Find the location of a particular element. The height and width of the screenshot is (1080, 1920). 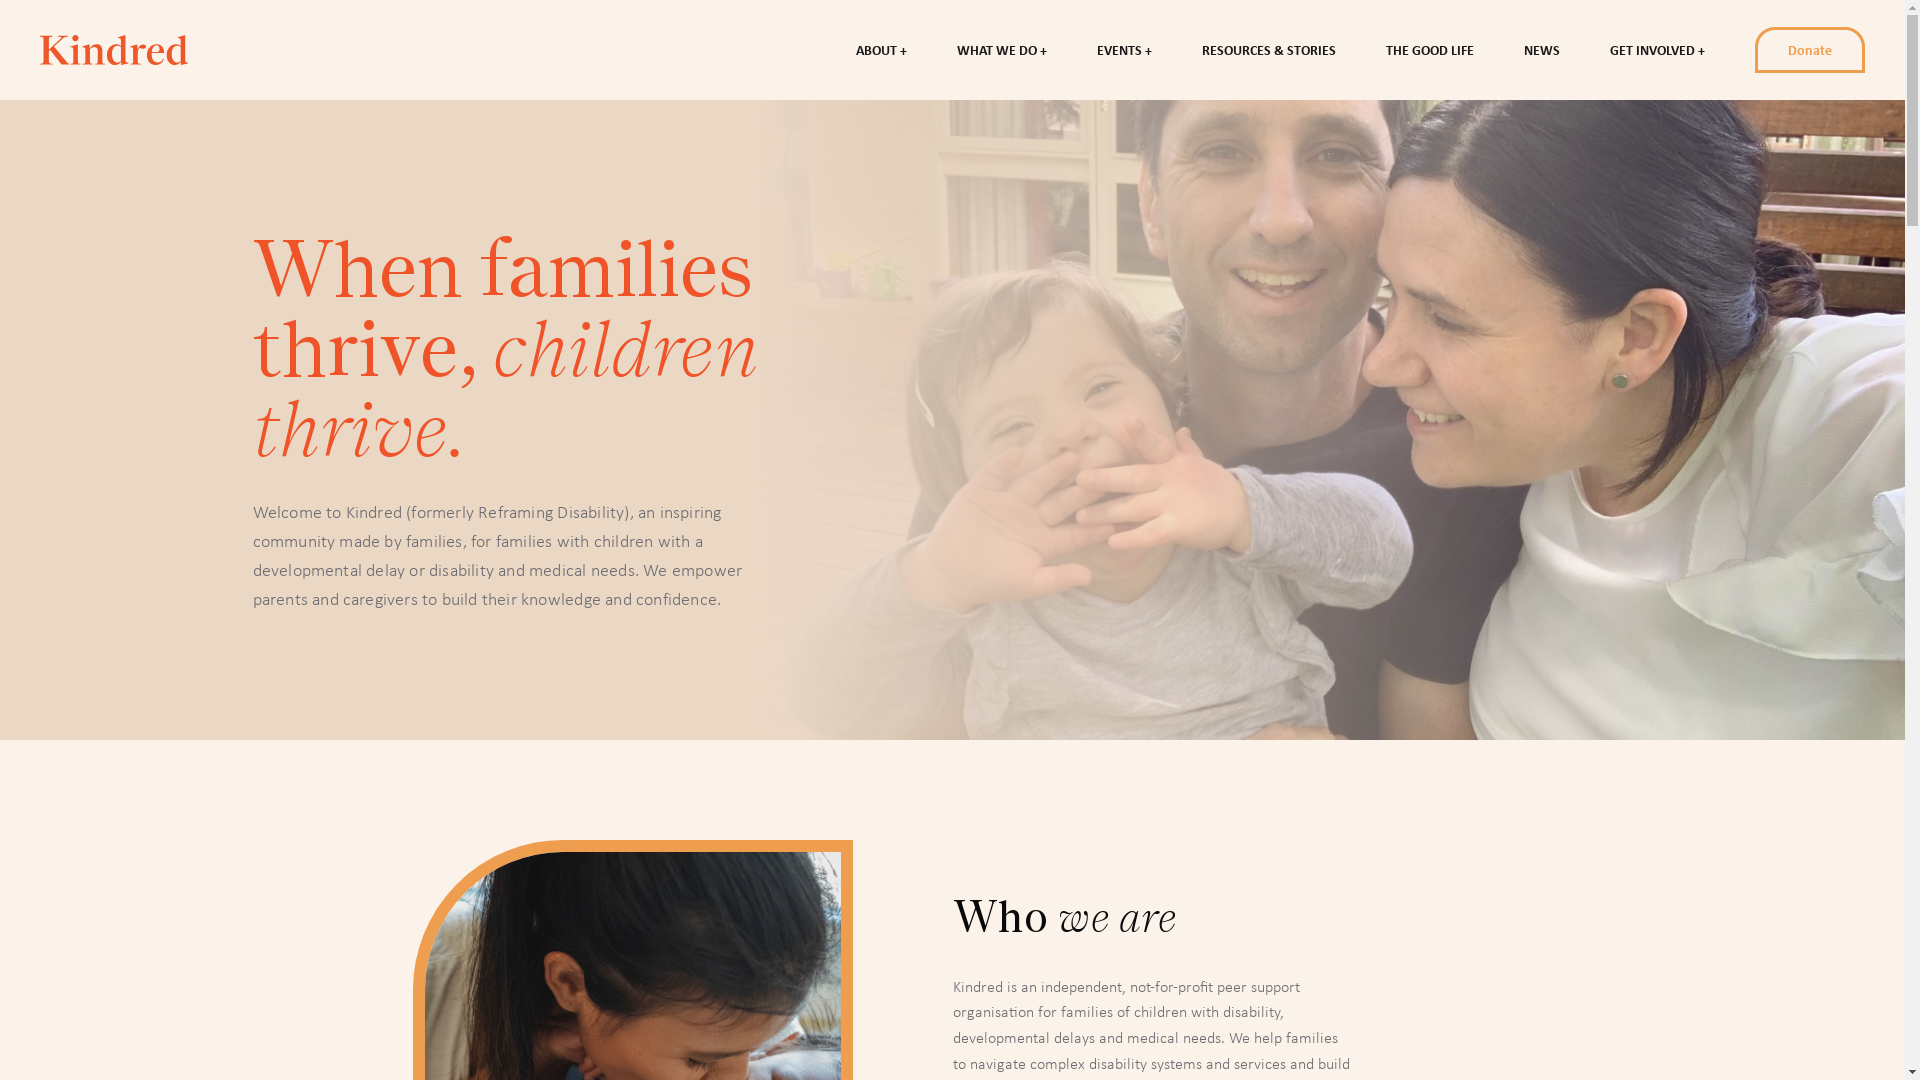

'Reframing Disability' is located at coordinates (39, 49).